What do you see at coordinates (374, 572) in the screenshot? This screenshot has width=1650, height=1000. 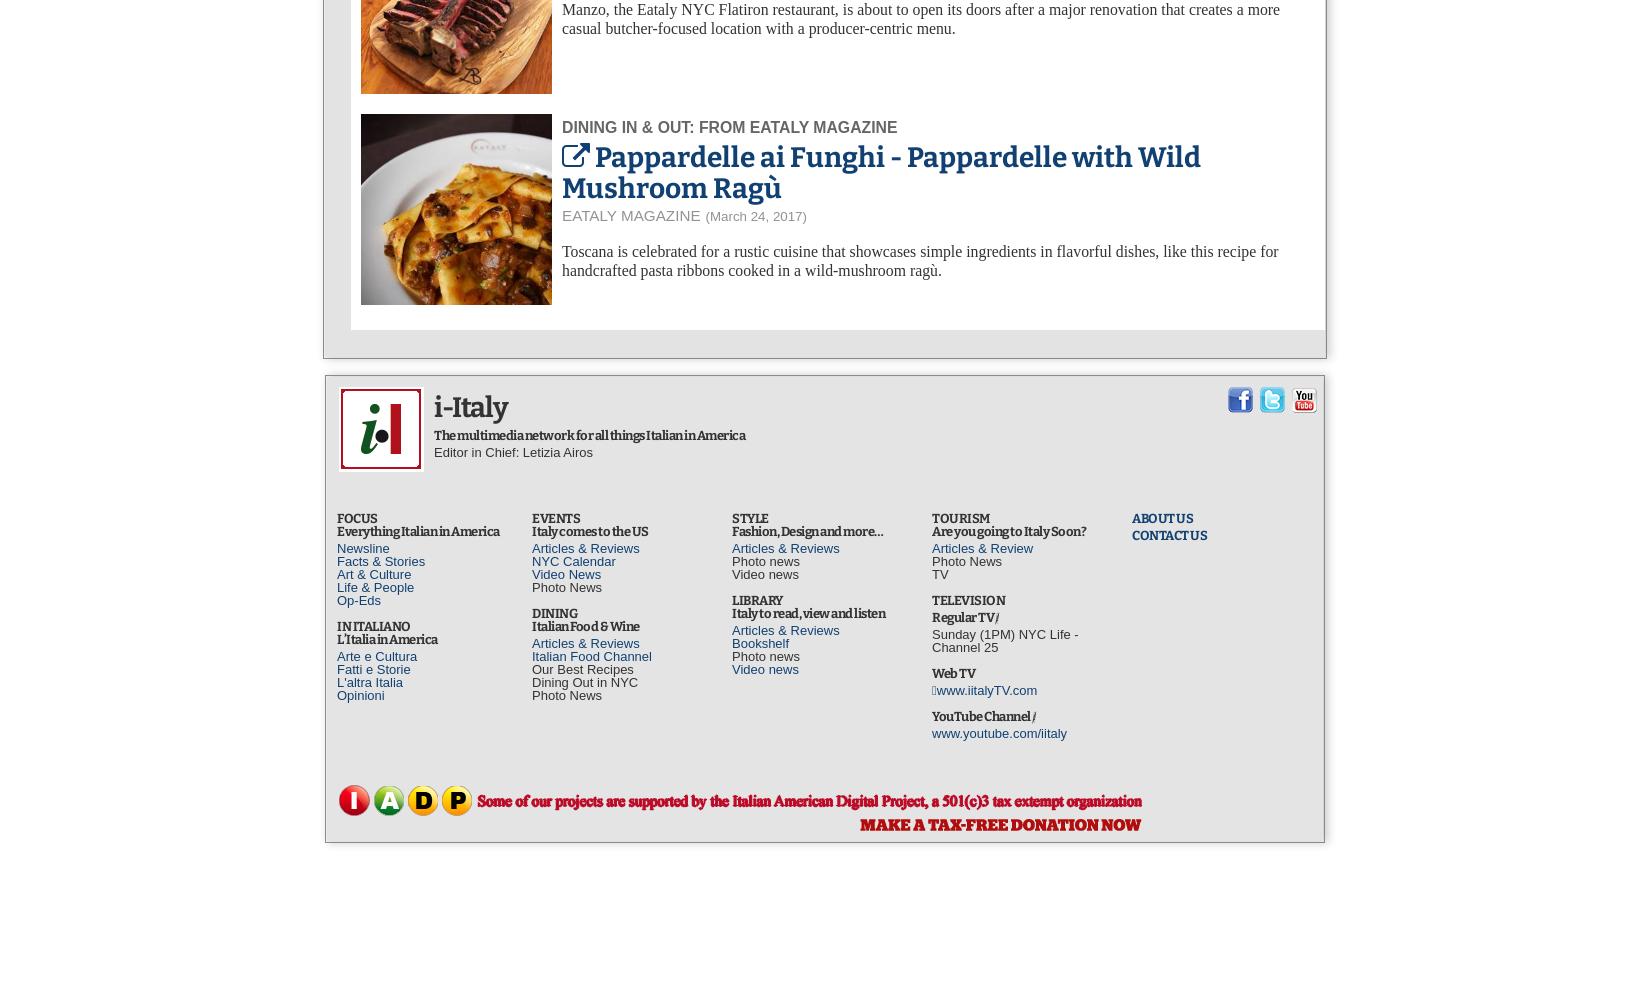 I see `'Art & Culture'` at bounding box center [374, 572].